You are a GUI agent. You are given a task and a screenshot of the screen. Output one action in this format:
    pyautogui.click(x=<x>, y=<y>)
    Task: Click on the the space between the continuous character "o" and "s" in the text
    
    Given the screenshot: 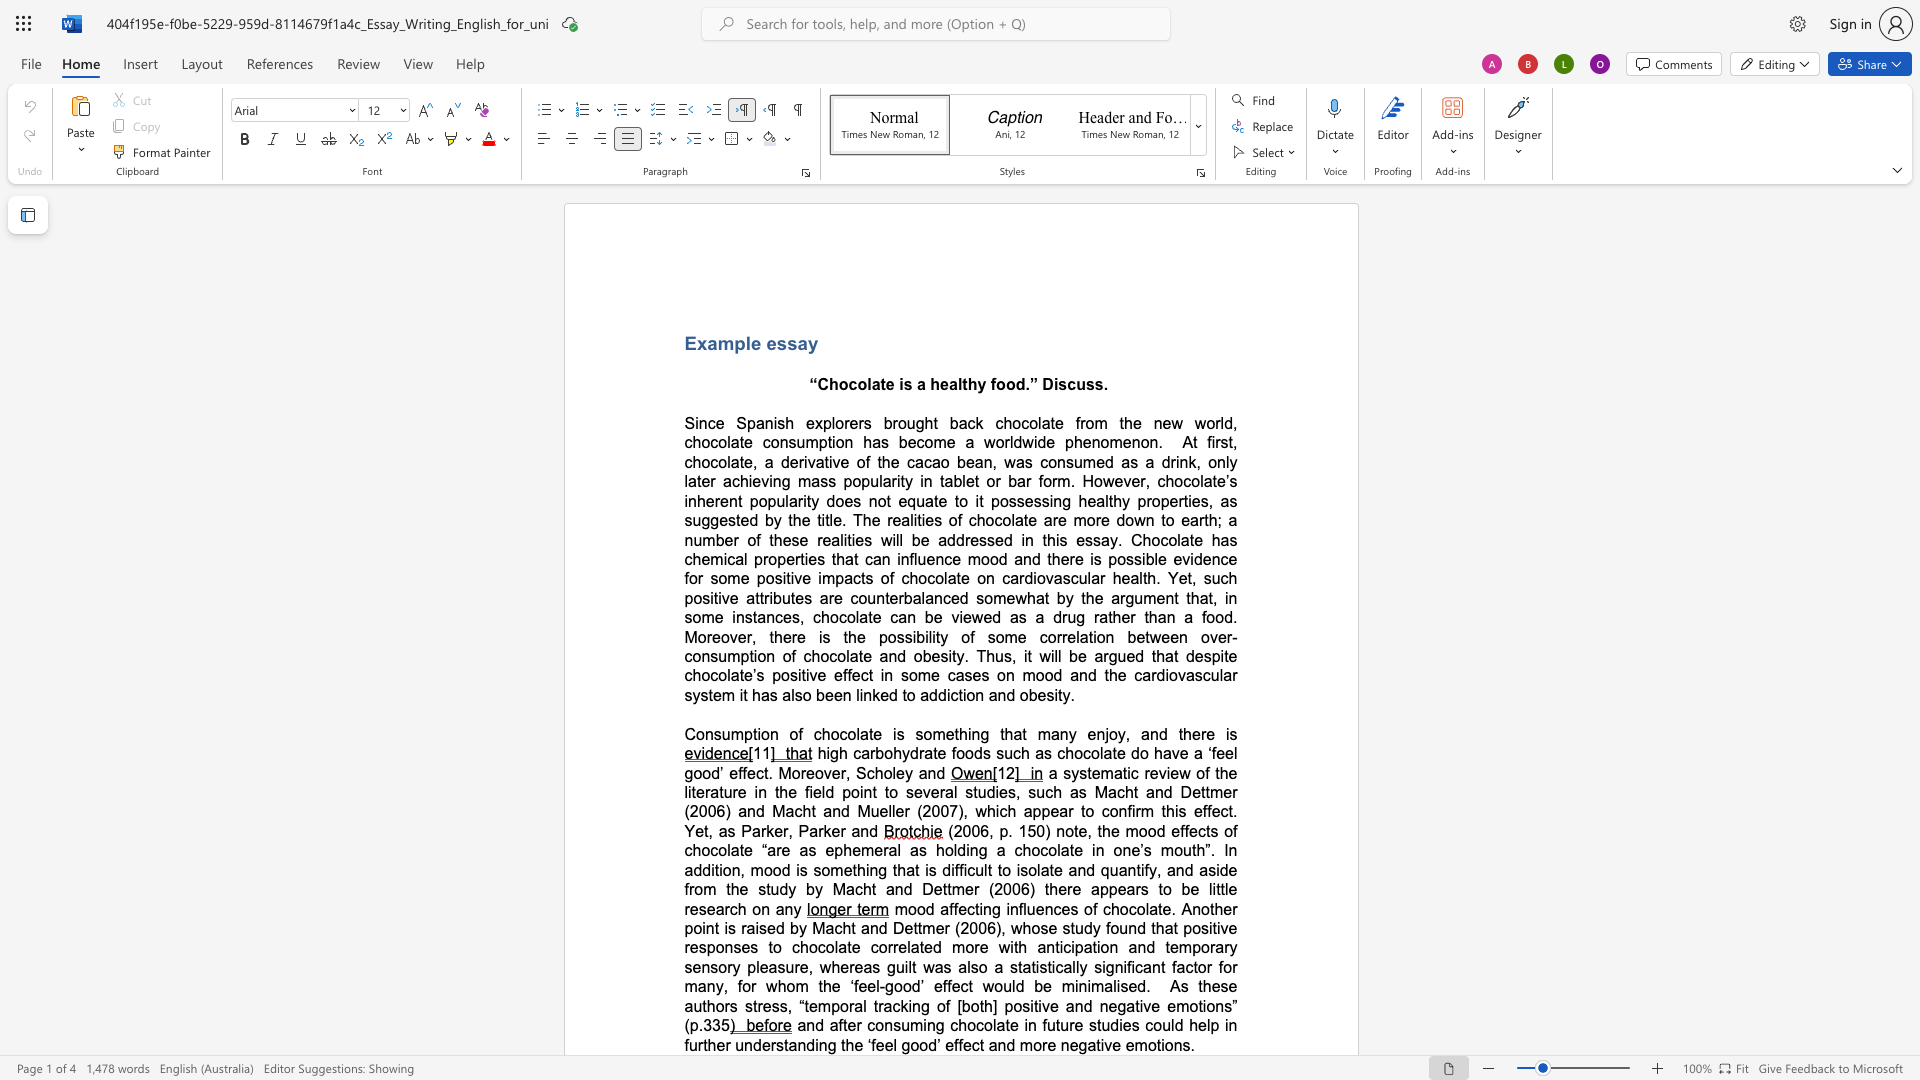 What is the action you would take?
    pyautogui.click(x=1008, y=500)
    